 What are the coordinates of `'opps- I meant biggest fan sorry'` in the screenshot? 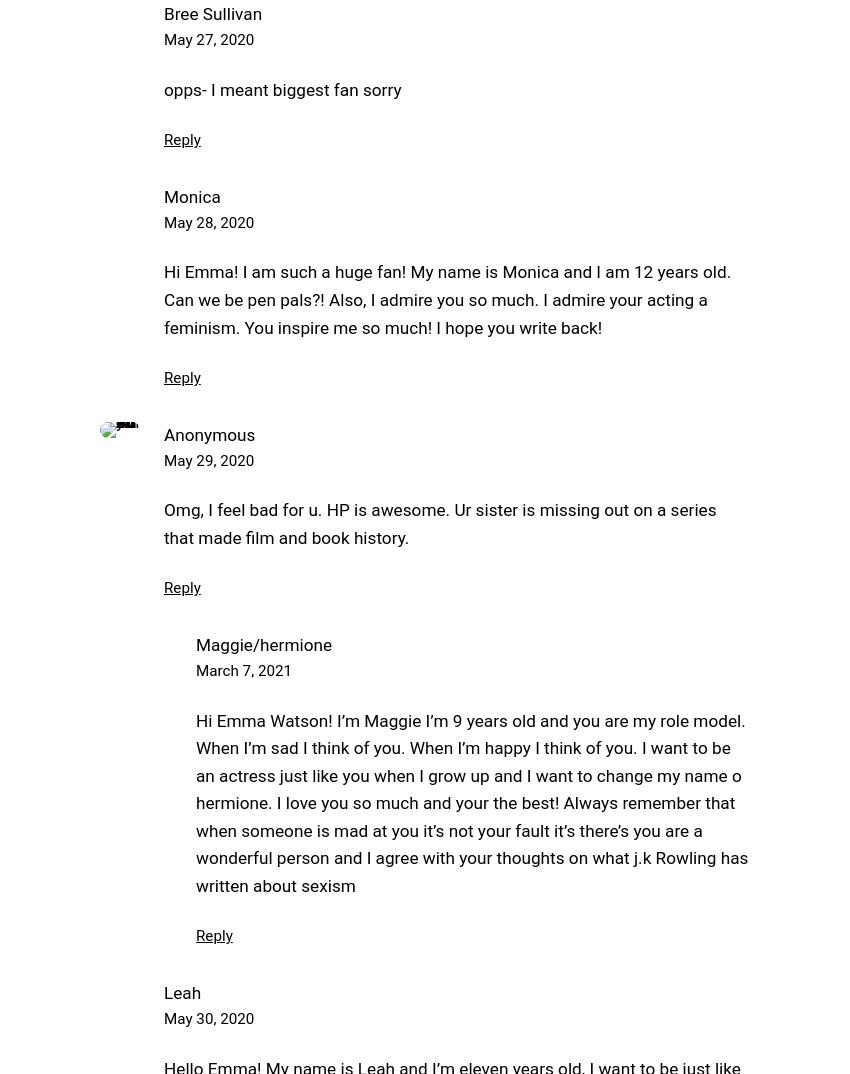 It's located at (281, 89).